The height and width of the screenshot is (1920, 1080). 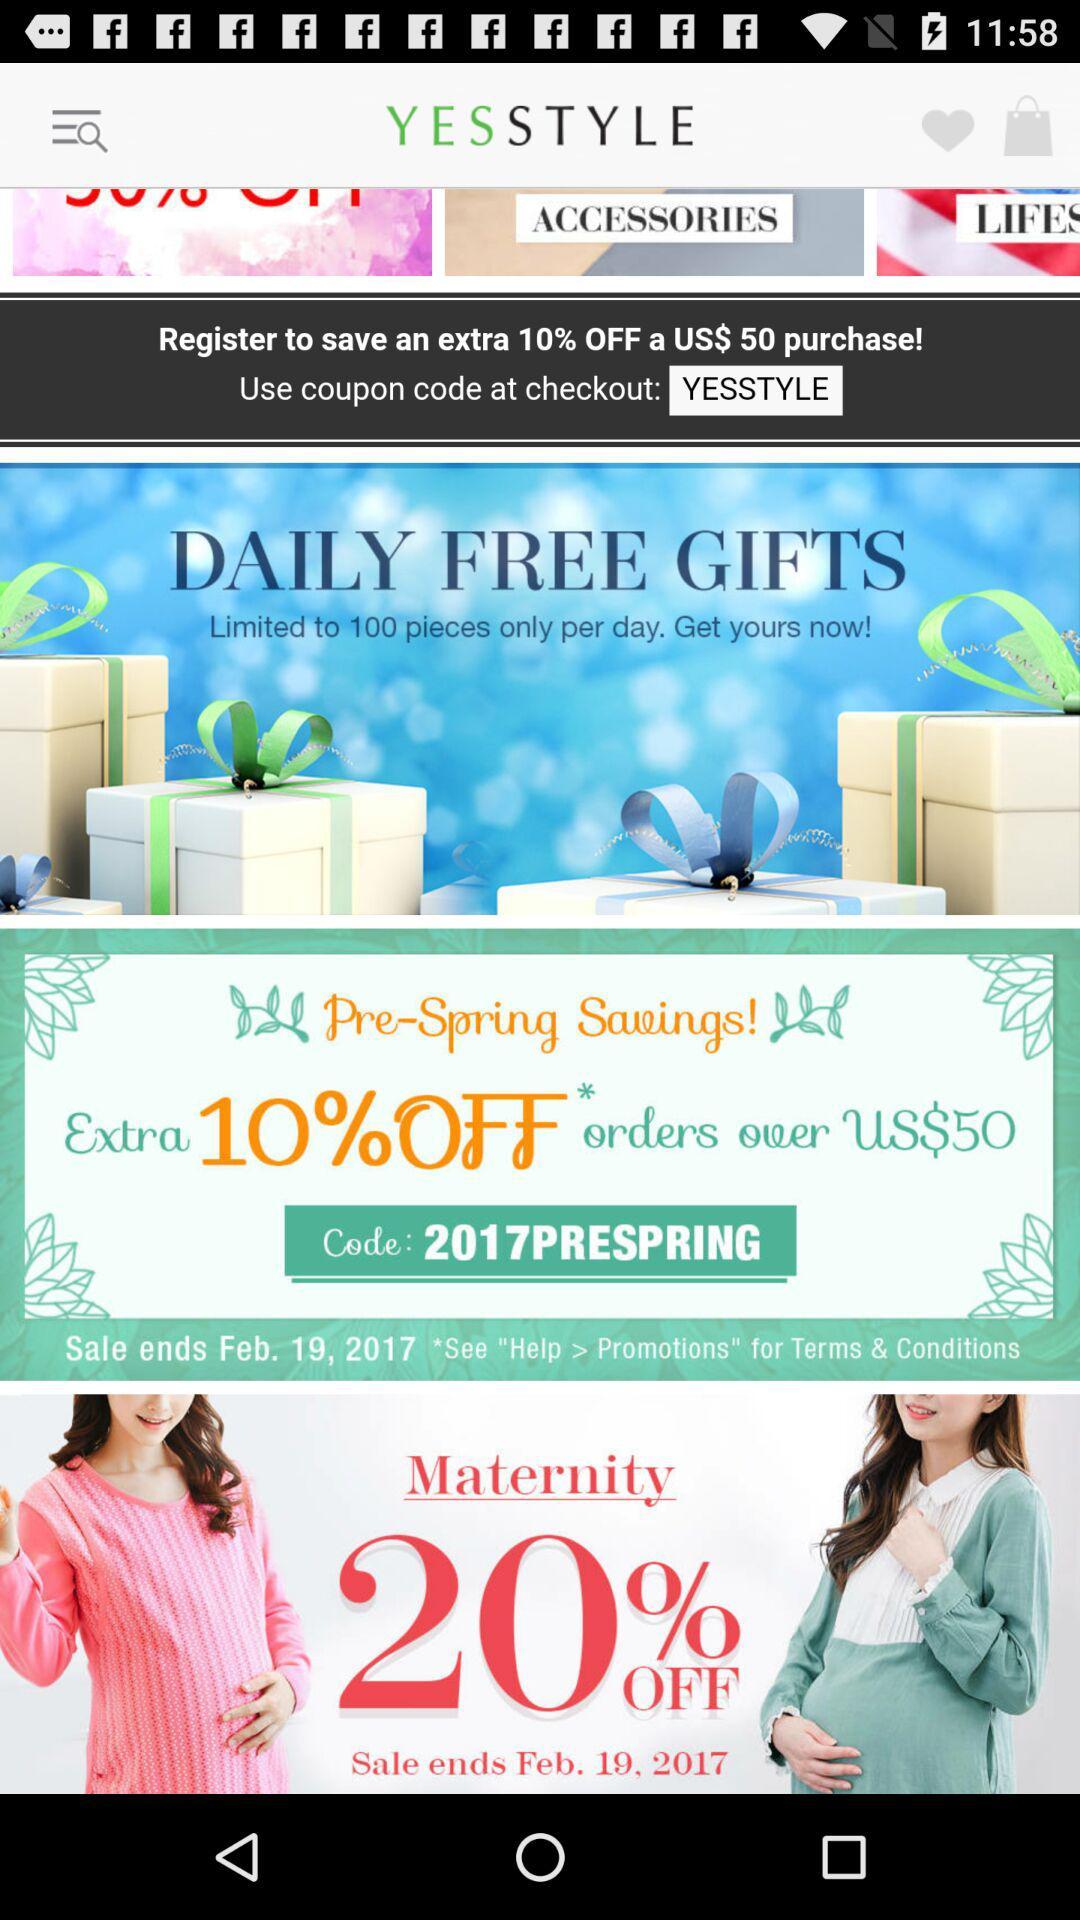 I want to click on click for free gifts, so click(x=540, y=688).